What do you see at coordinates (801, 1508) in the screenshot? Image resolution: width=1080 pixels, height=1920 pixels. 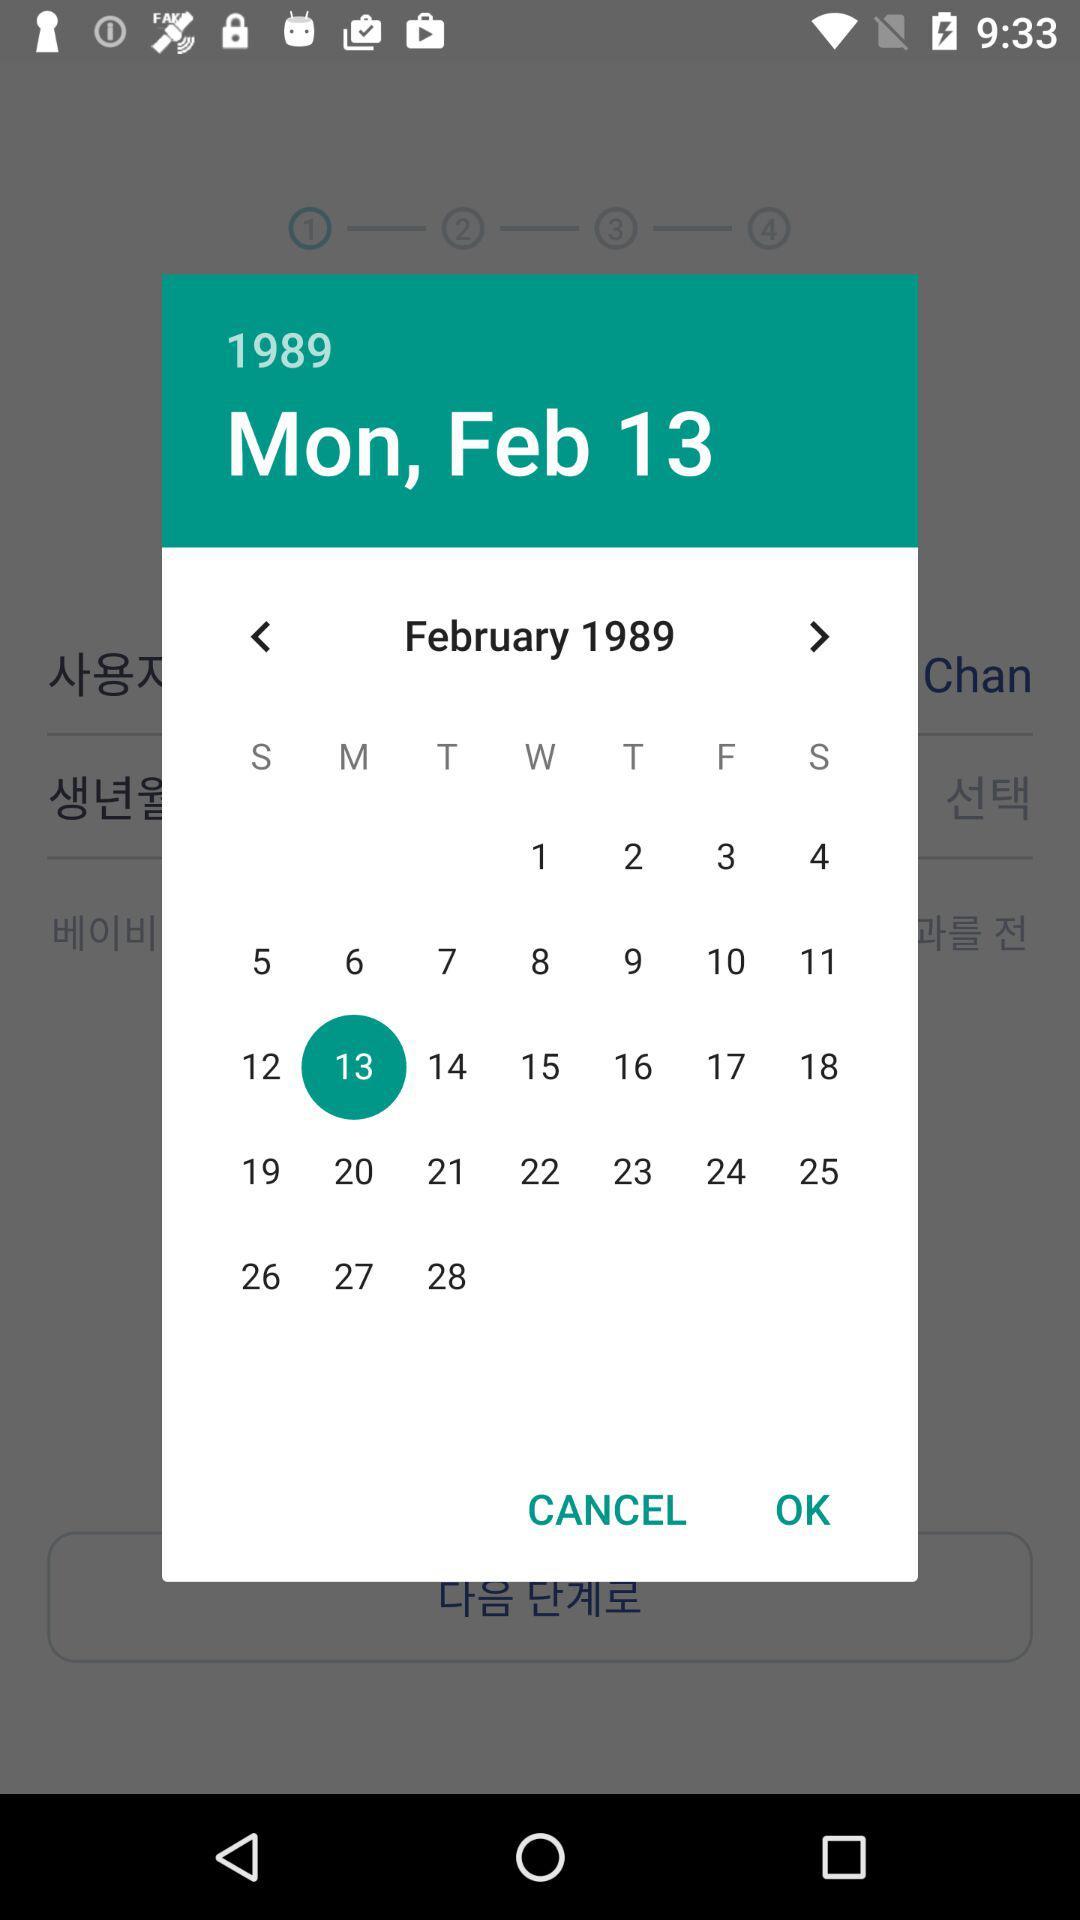 I see `ok item` at bounding box center [801, 1508].